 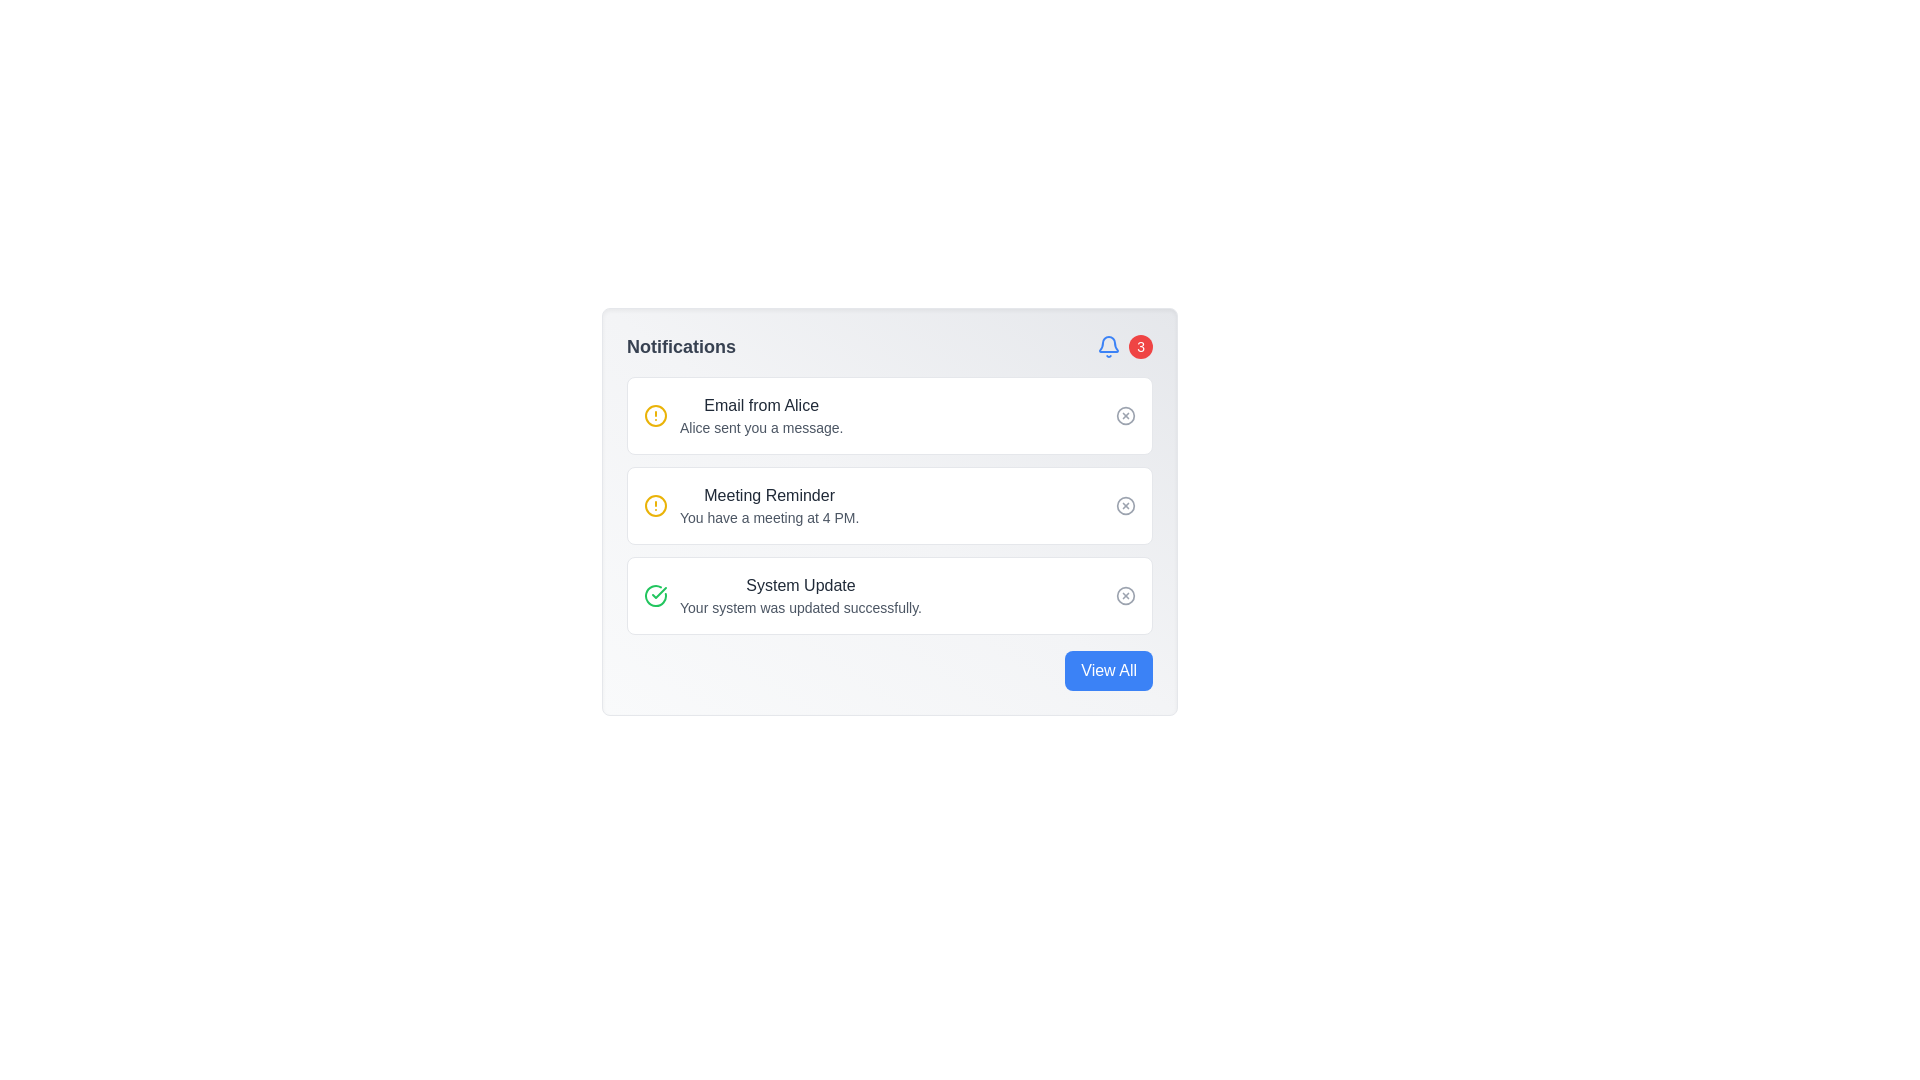 I want to click on the text label that serves as the title or header for a notification item, located in the middle notification block under the title 'Notifications', so click(x=768, y=495).